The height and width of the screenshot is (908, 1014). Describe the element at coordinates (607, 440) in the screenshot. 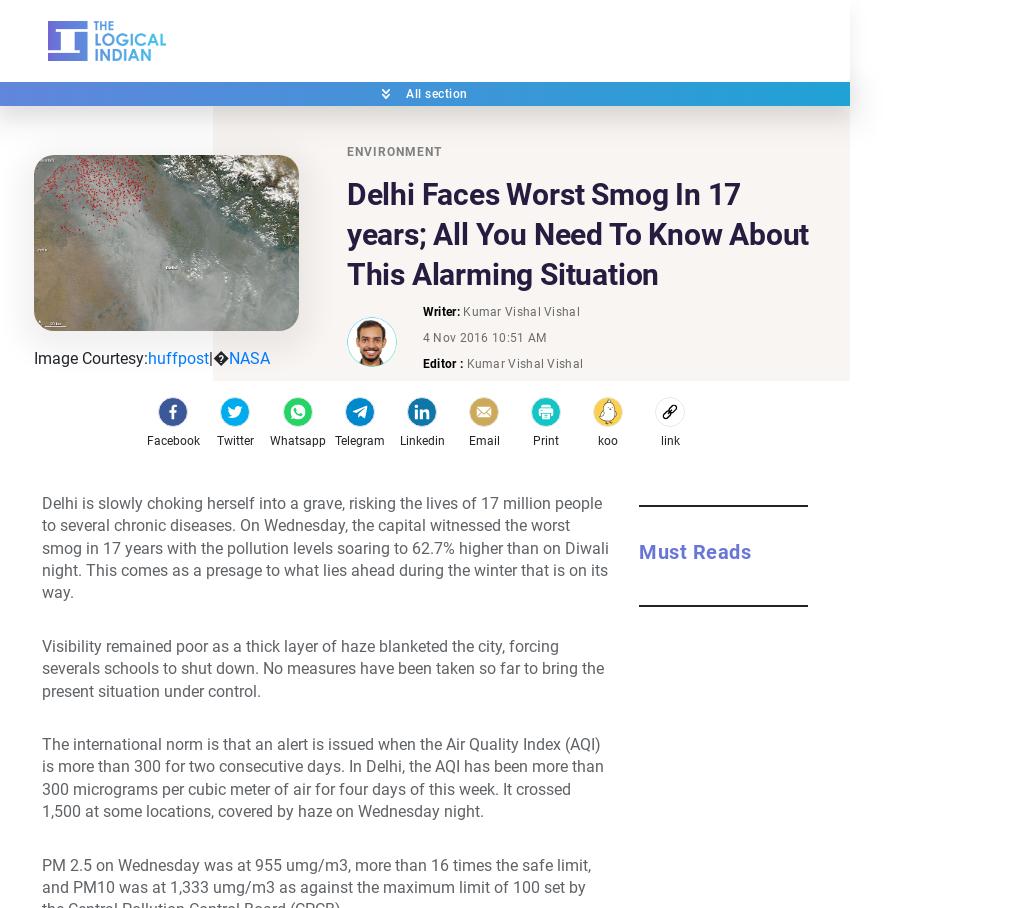

I see `'koo'` at that location.